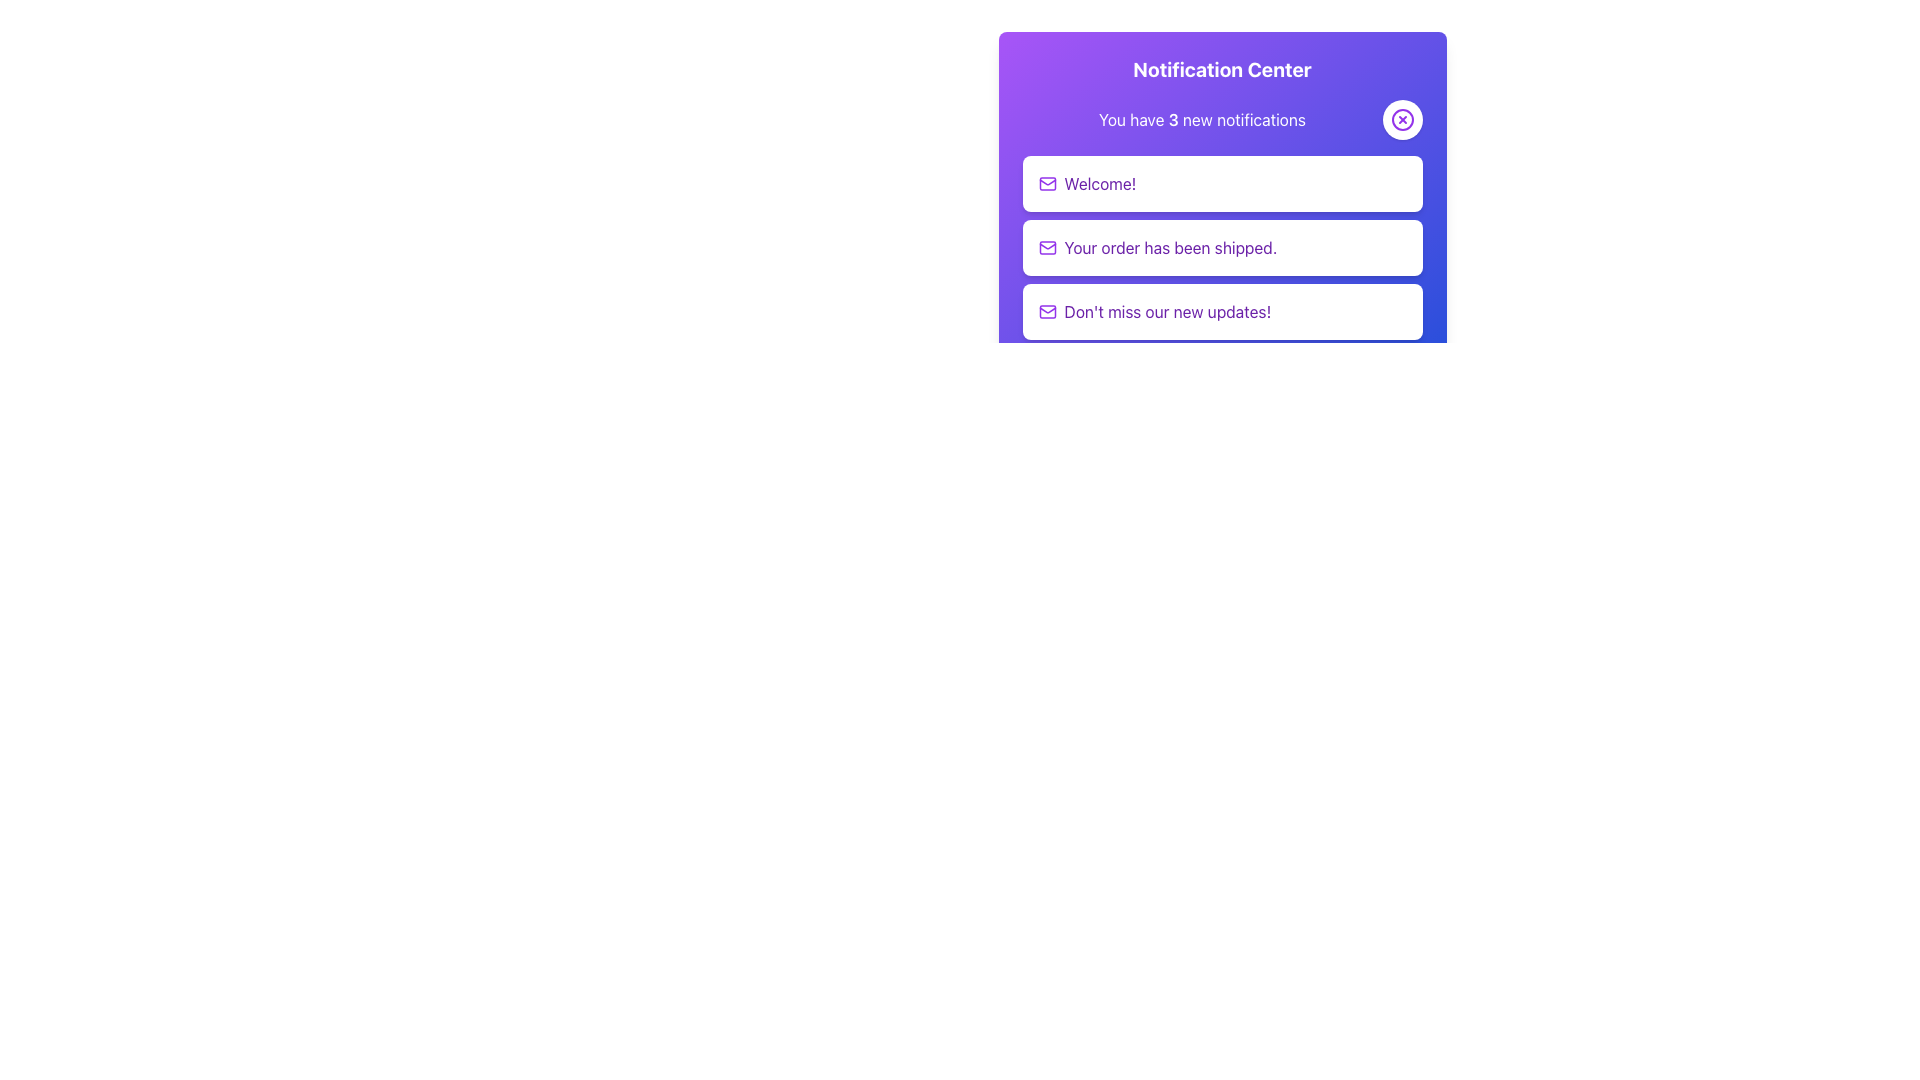  What do you see at coordinates (1221, 246) in the screenshot?
I see `the Notification card displaying 'Your order has been shipped.' which is the second notification in the stacked list` at bounding box center [1221, 246].